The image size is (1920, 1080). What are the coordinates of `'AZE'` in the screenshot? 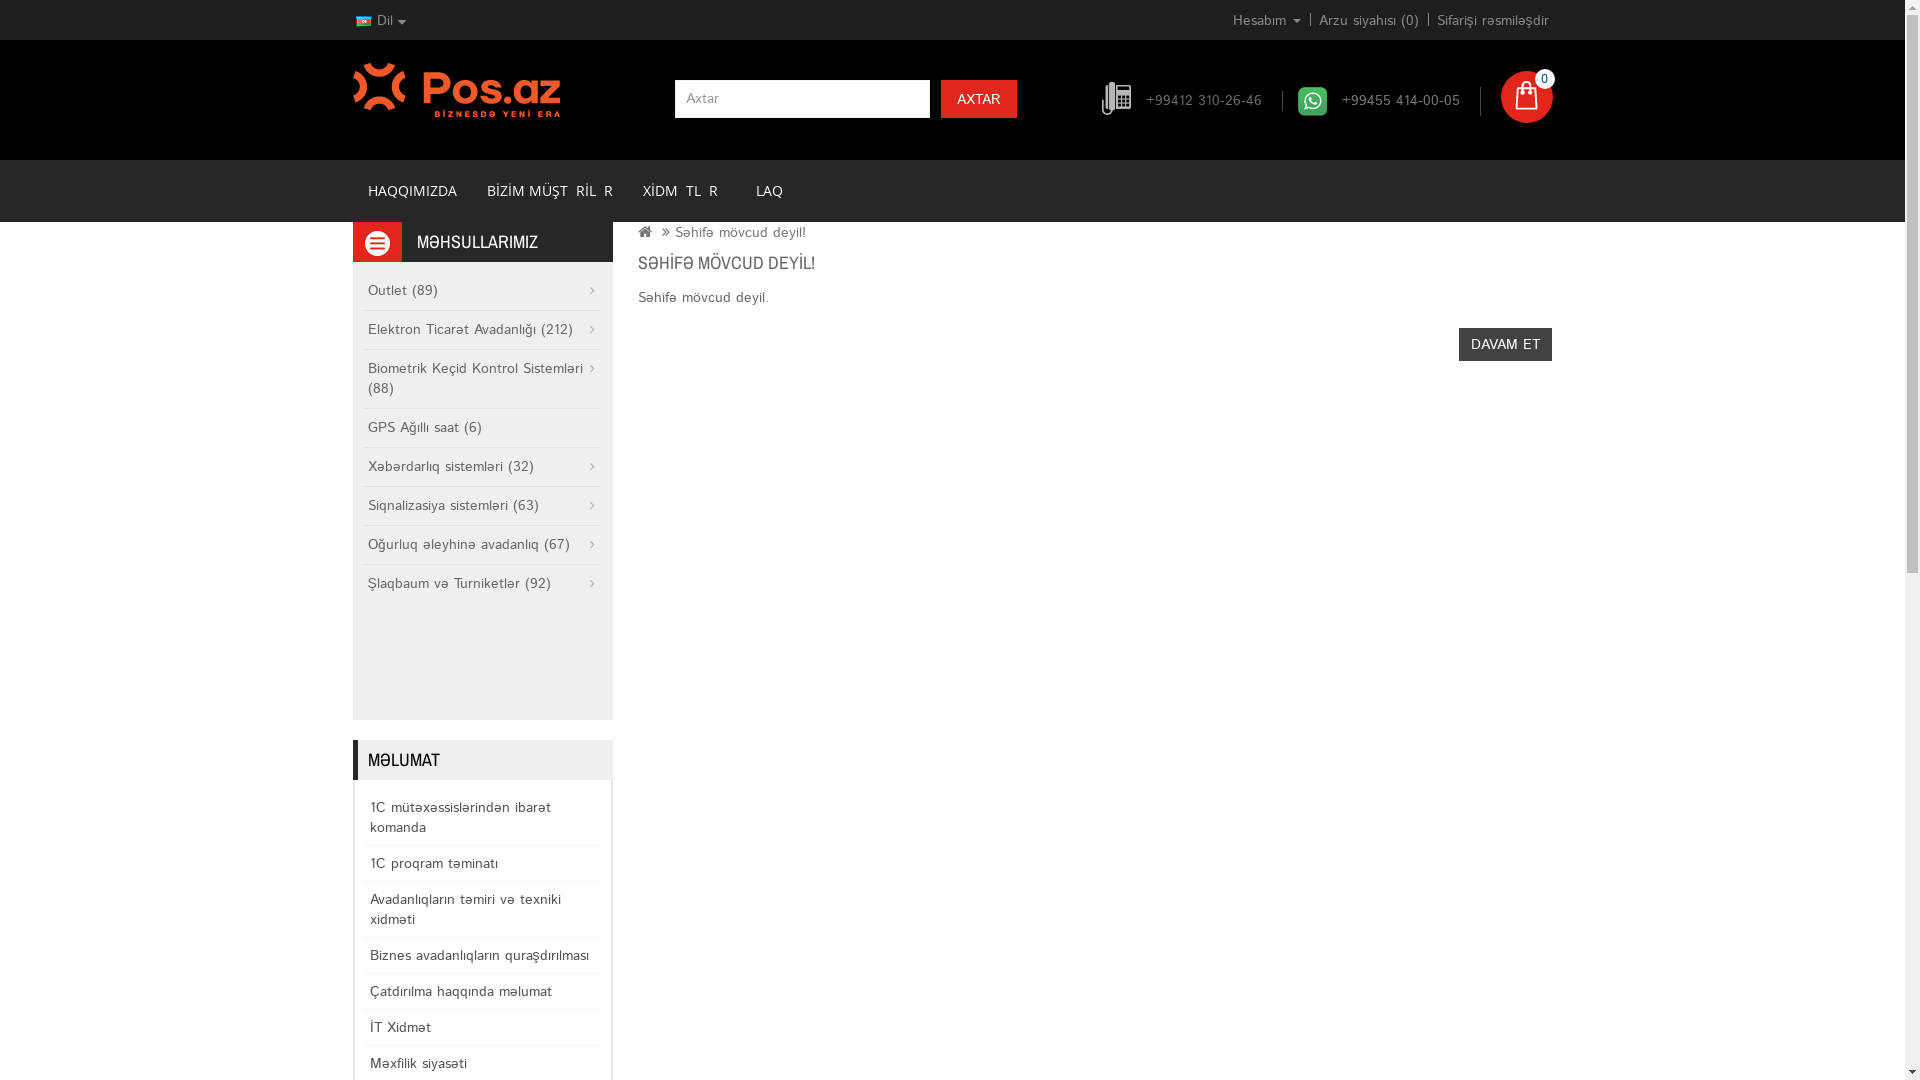 It's located at (364, 21).